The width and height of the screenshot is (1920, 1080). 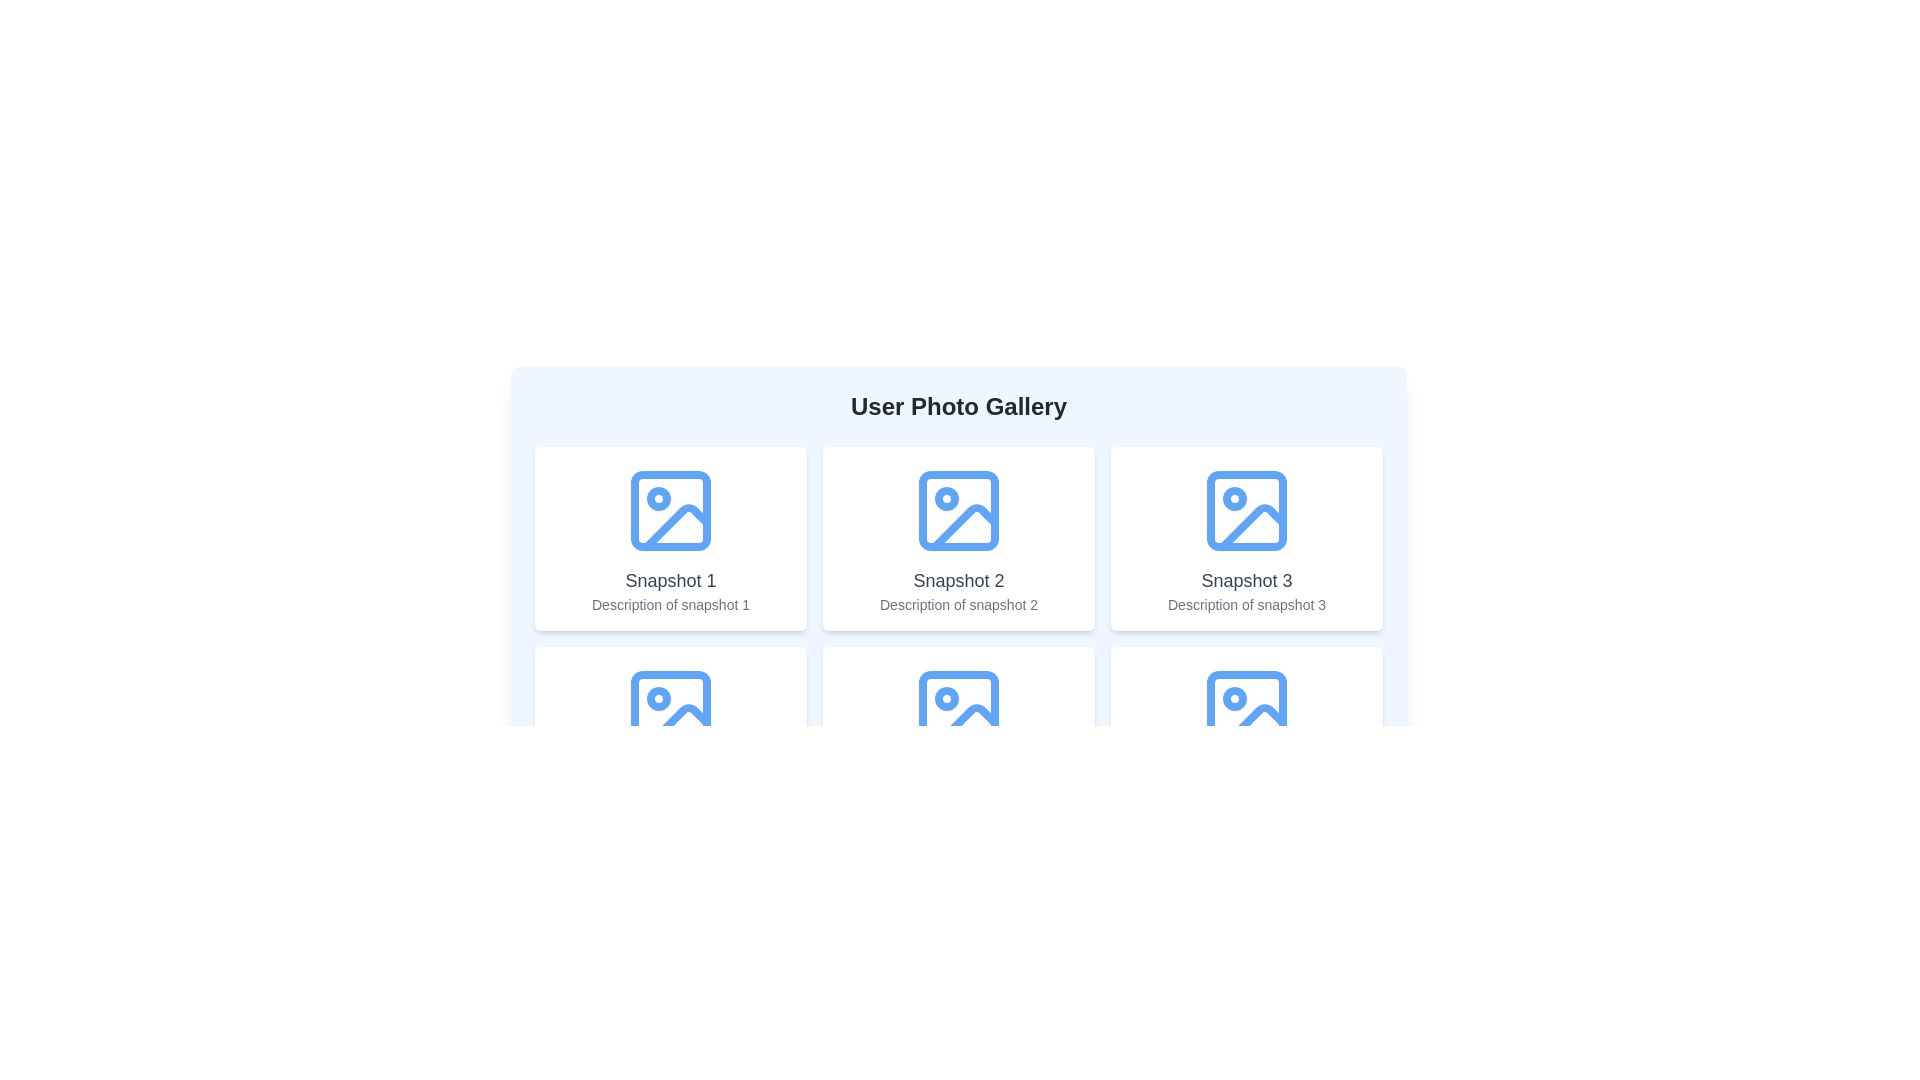 What do you see at coordinates (671, 509) in the screenshot?
I see `the icon representing the image in the first card located in the top-left corner of the three-column grid` at bounding box center [671, 509].